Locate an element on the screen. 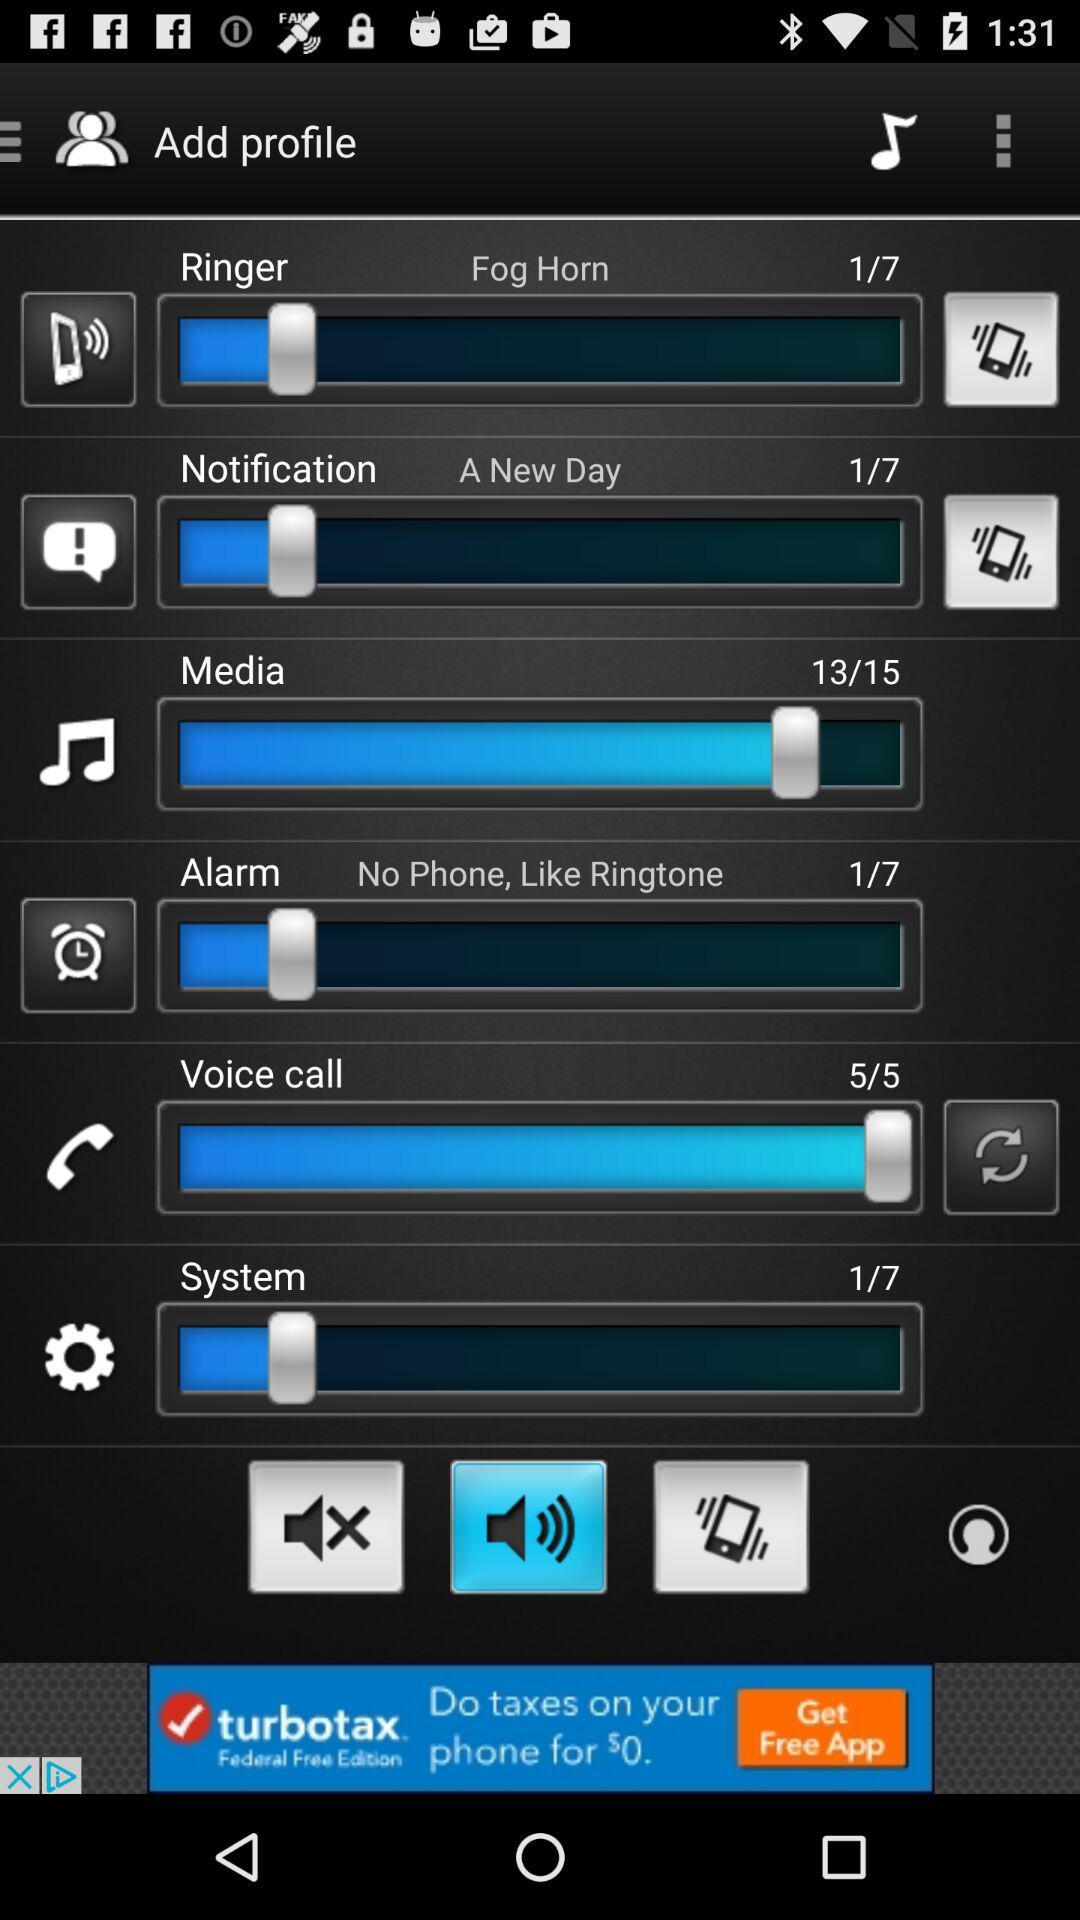 The width and height of the screenshot is (1080, 1920). go view option is located at coordinates (1003, 139).